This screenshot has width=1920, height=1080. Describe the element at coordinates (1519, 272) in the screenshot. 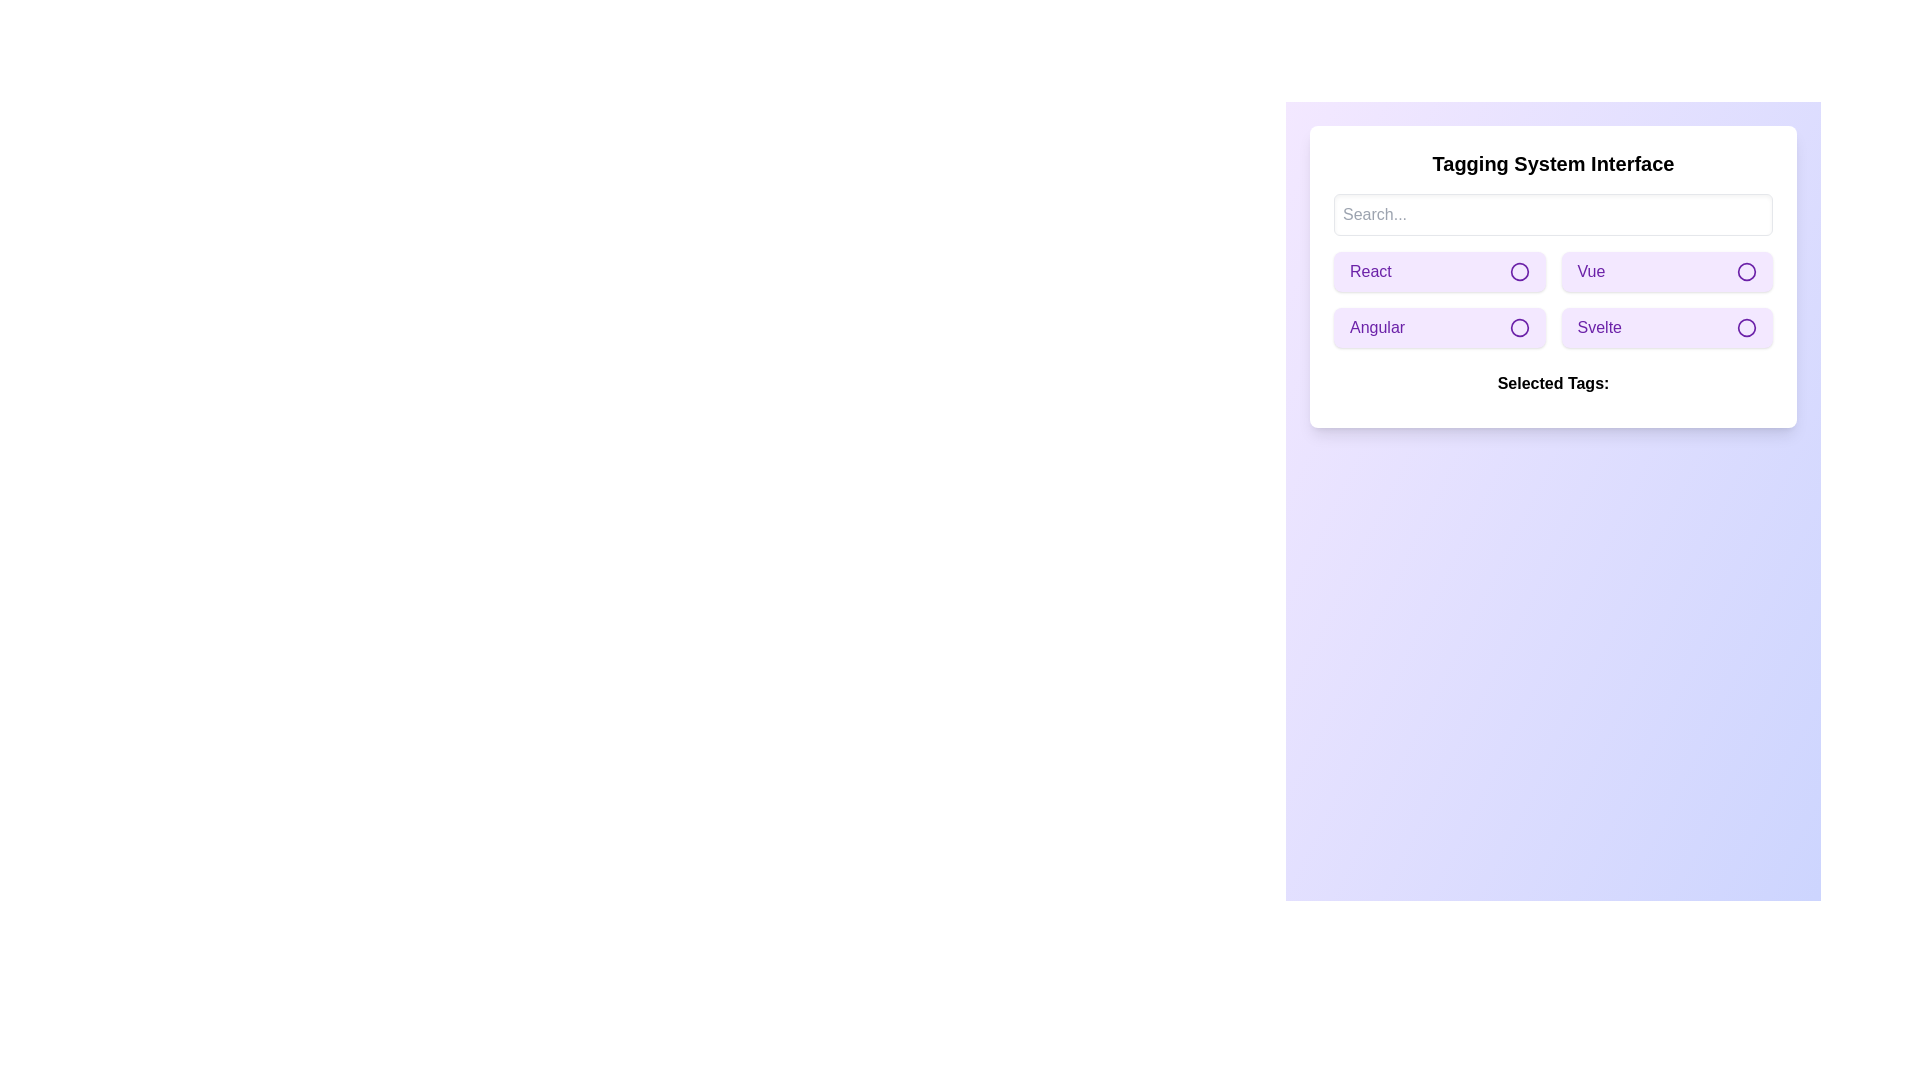

I see `the circular icon representing the selection indicator associated with the 'React' label` at that location.